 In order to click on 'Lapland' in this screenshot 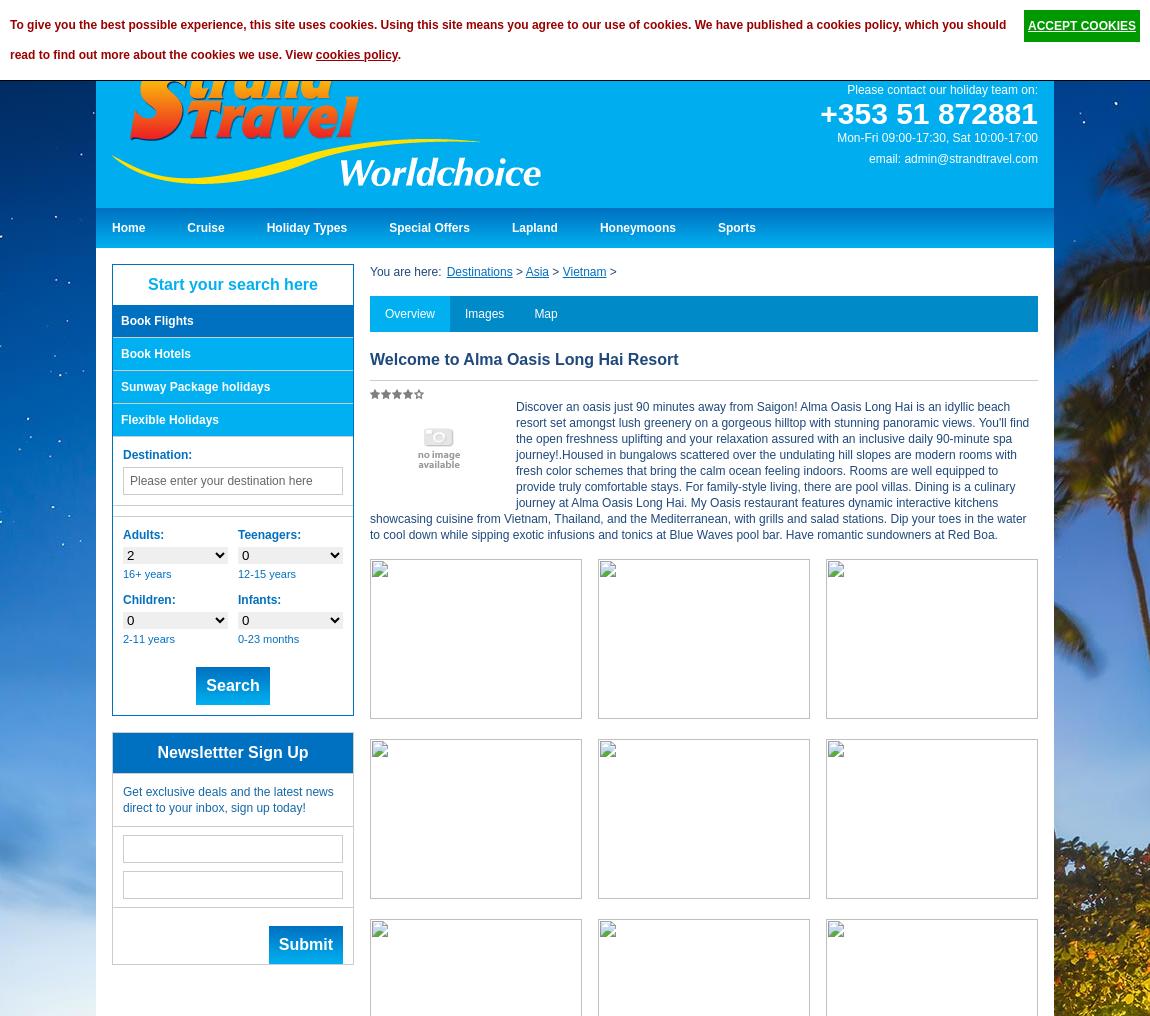, I will do `click(533, 227)`.